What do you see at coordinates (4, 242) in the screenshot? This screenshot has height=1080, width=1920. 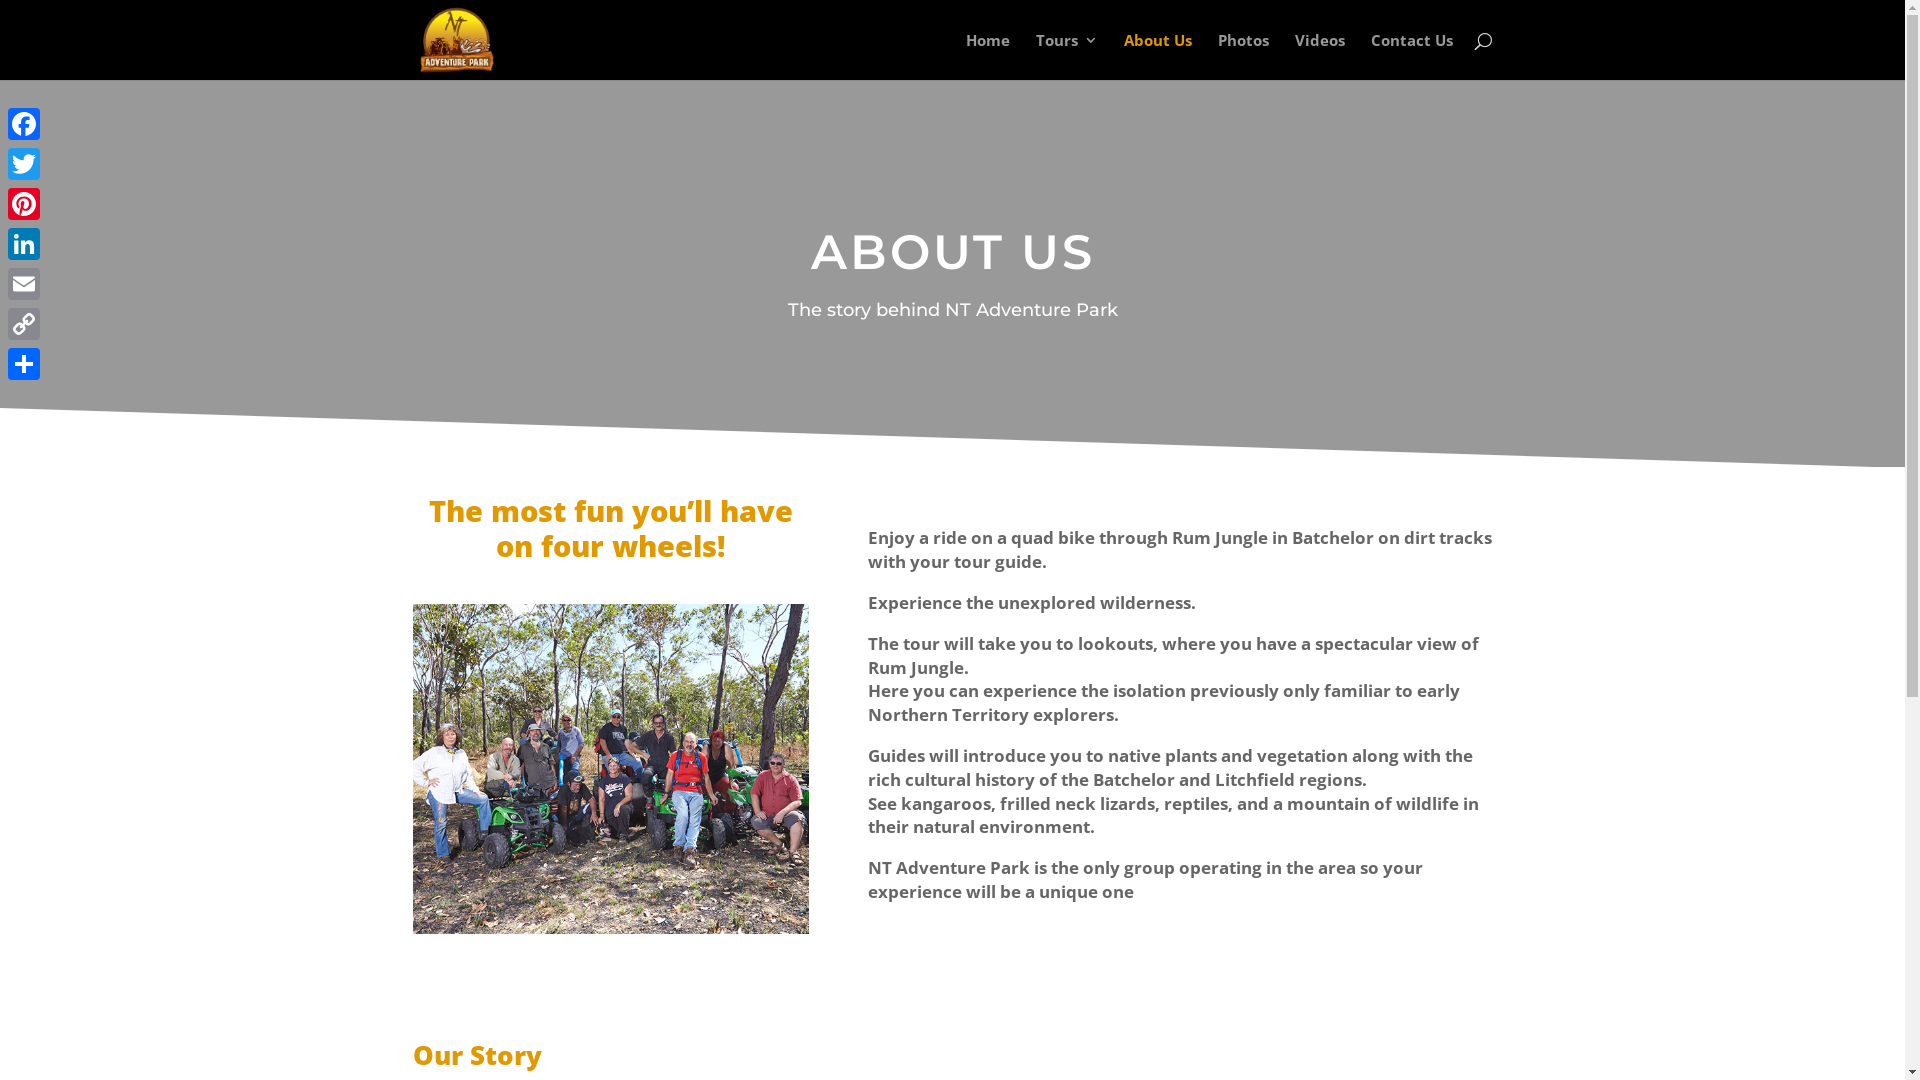 I see `'LinkedIn'` at bounding box center [4, 242].